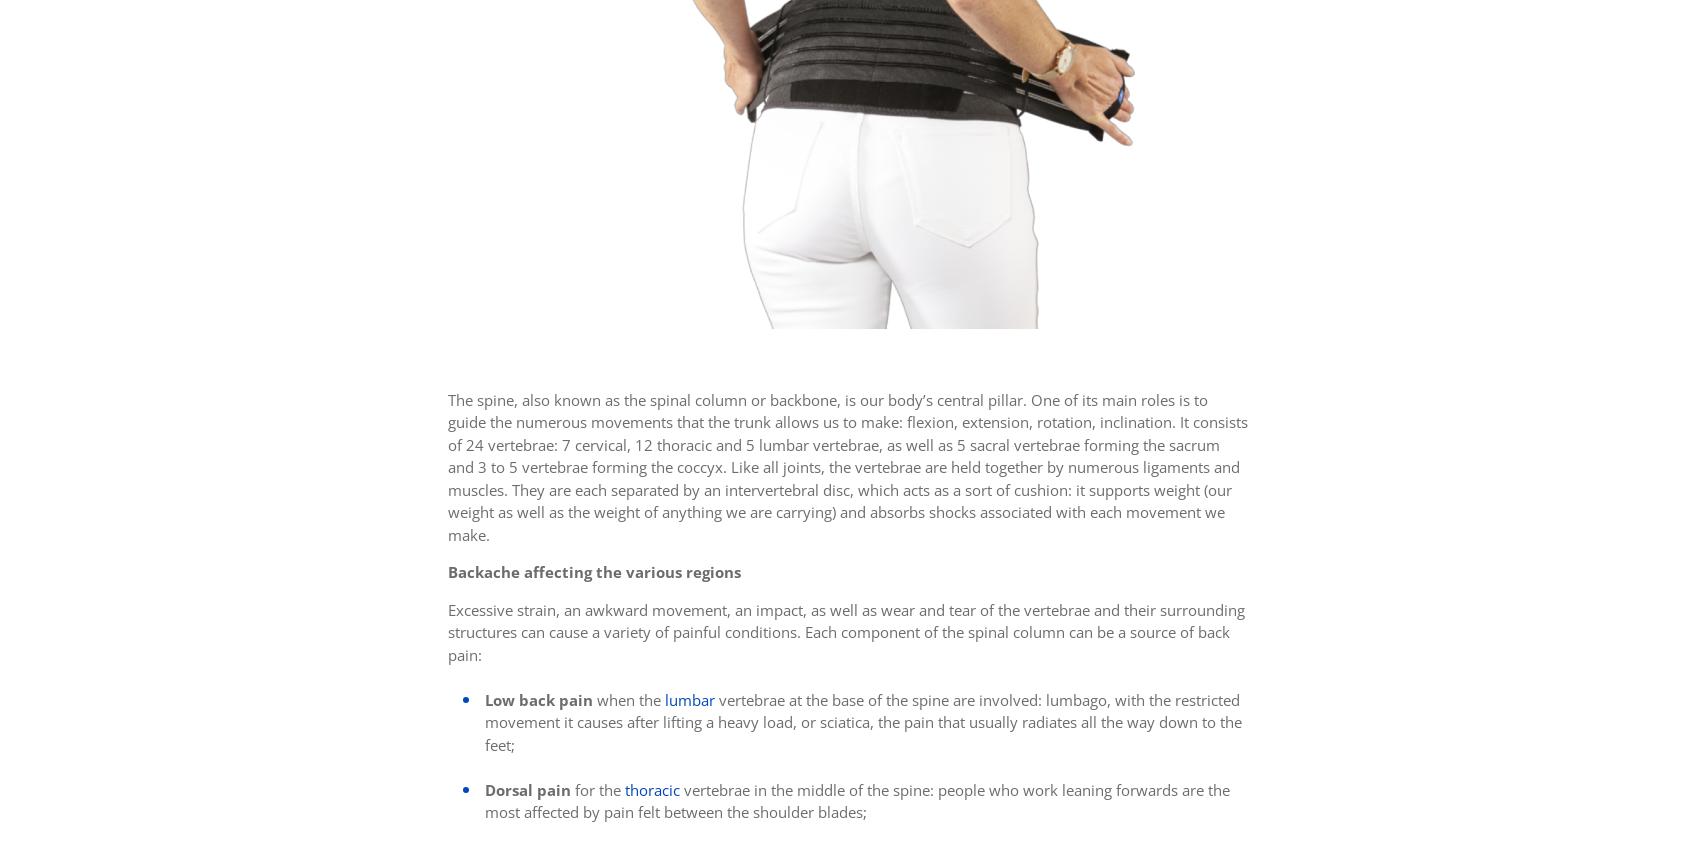 This screenshot has height=841, width=1695. Describe the element at coordinates (539, 699) in the screenshot. I see `'Low back pain'` at that location.